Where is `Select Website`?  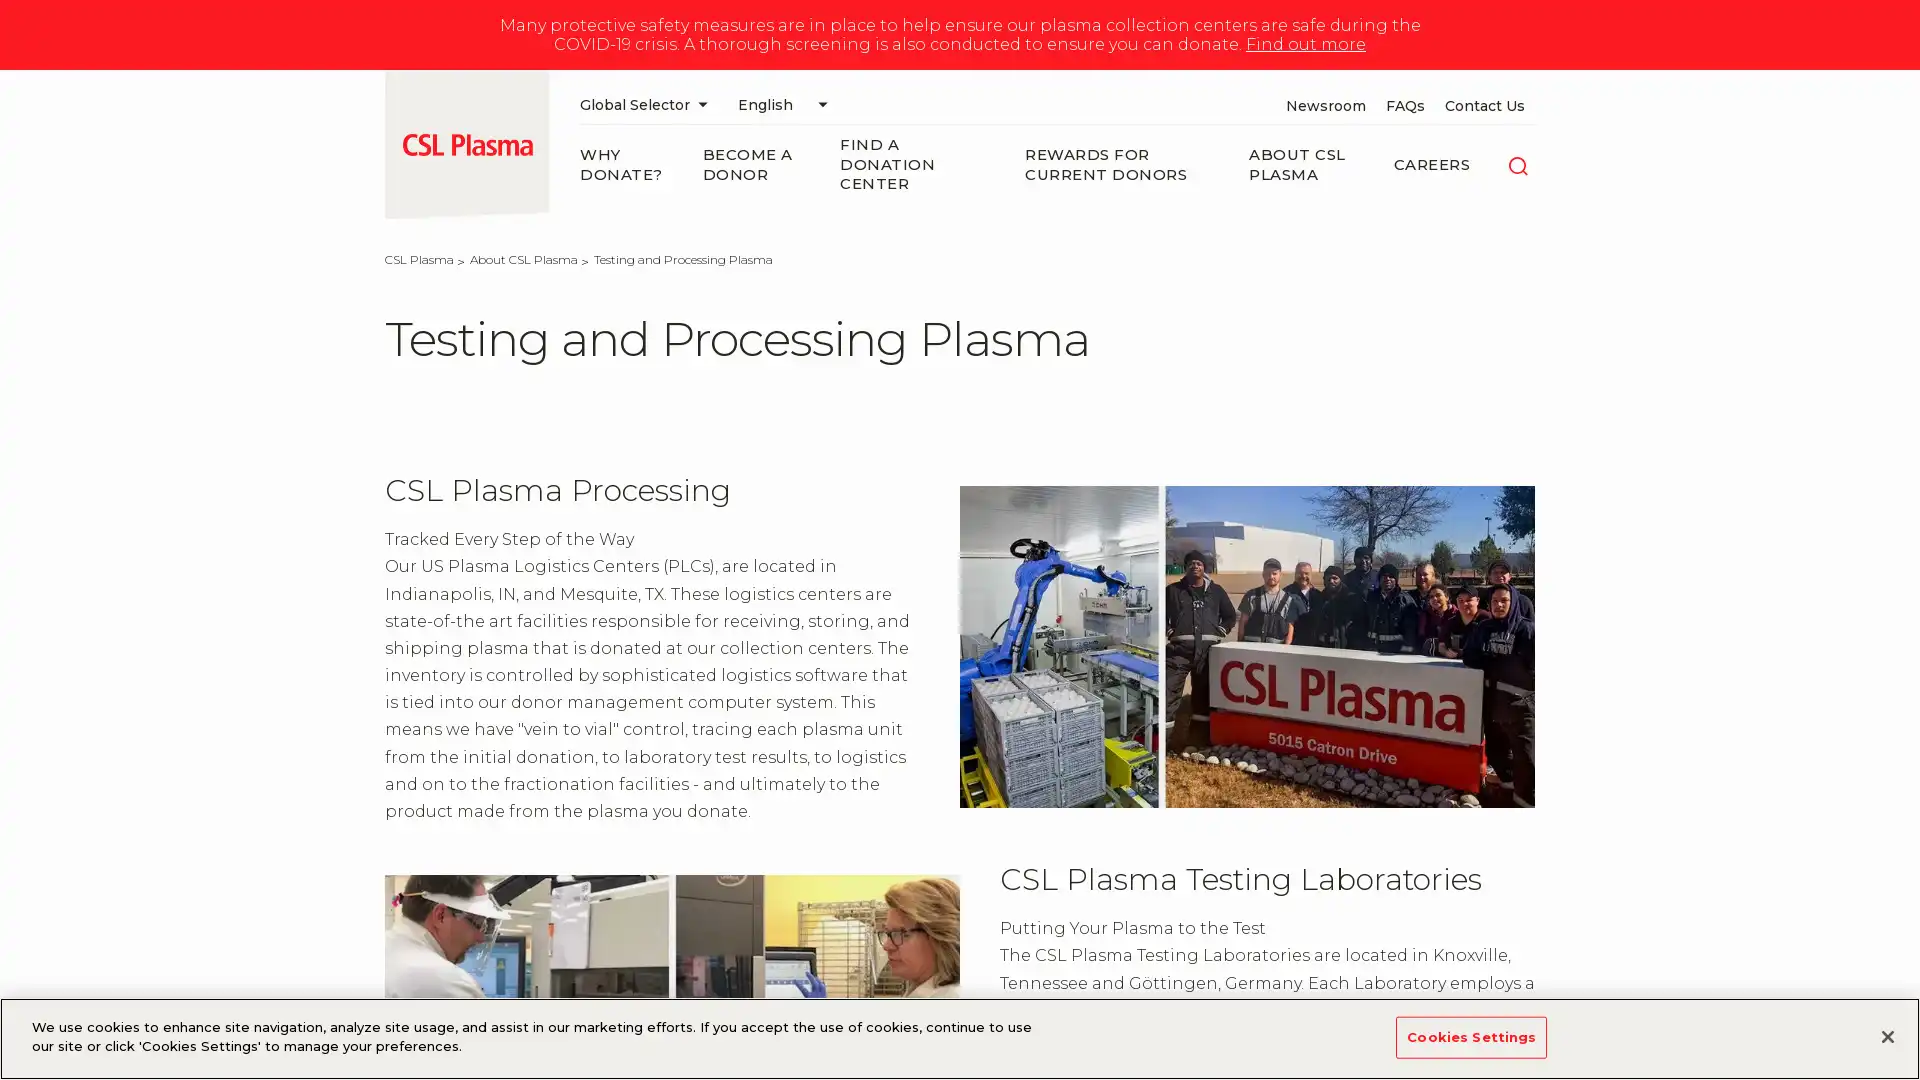 Select Website is located at coordinates (648, 104).